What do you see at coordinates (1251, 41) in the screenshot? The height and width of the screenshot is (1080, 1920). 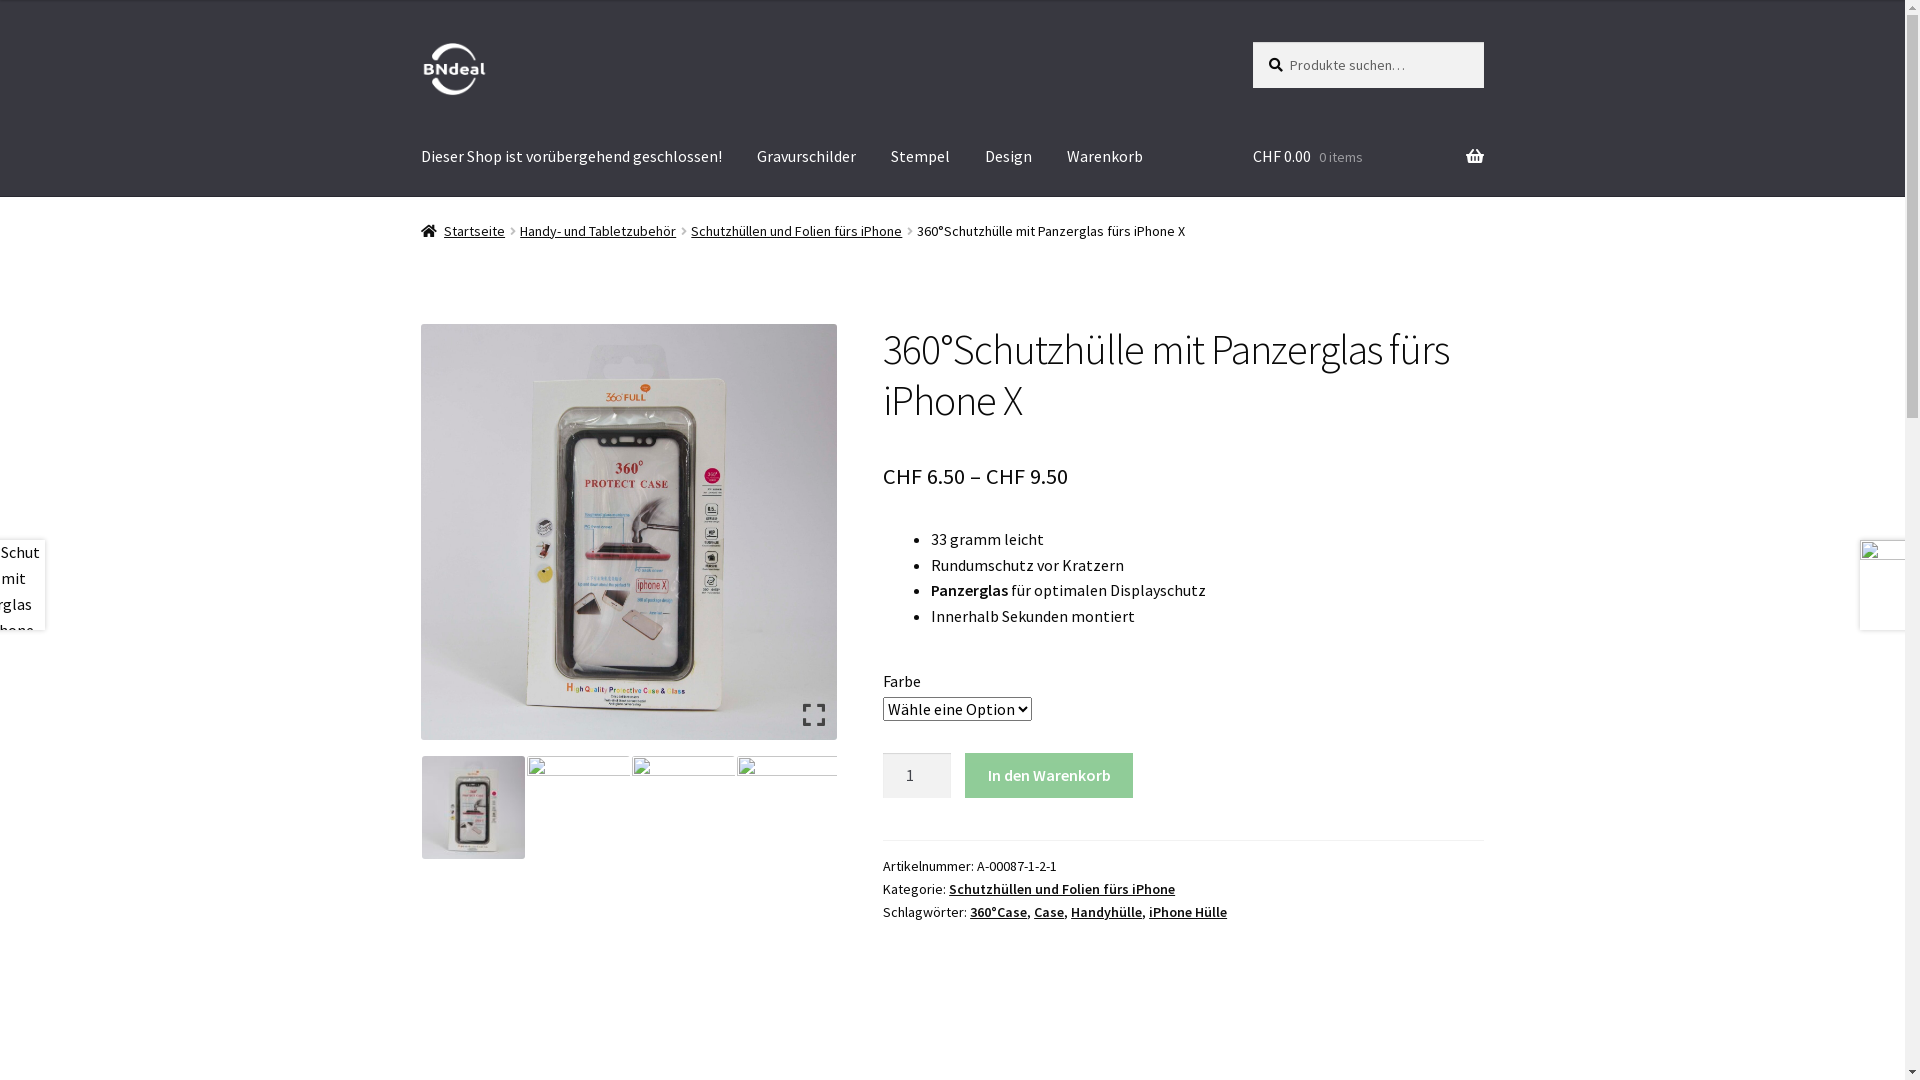 I see `'Suche'` at bounding box center [1251, 41].